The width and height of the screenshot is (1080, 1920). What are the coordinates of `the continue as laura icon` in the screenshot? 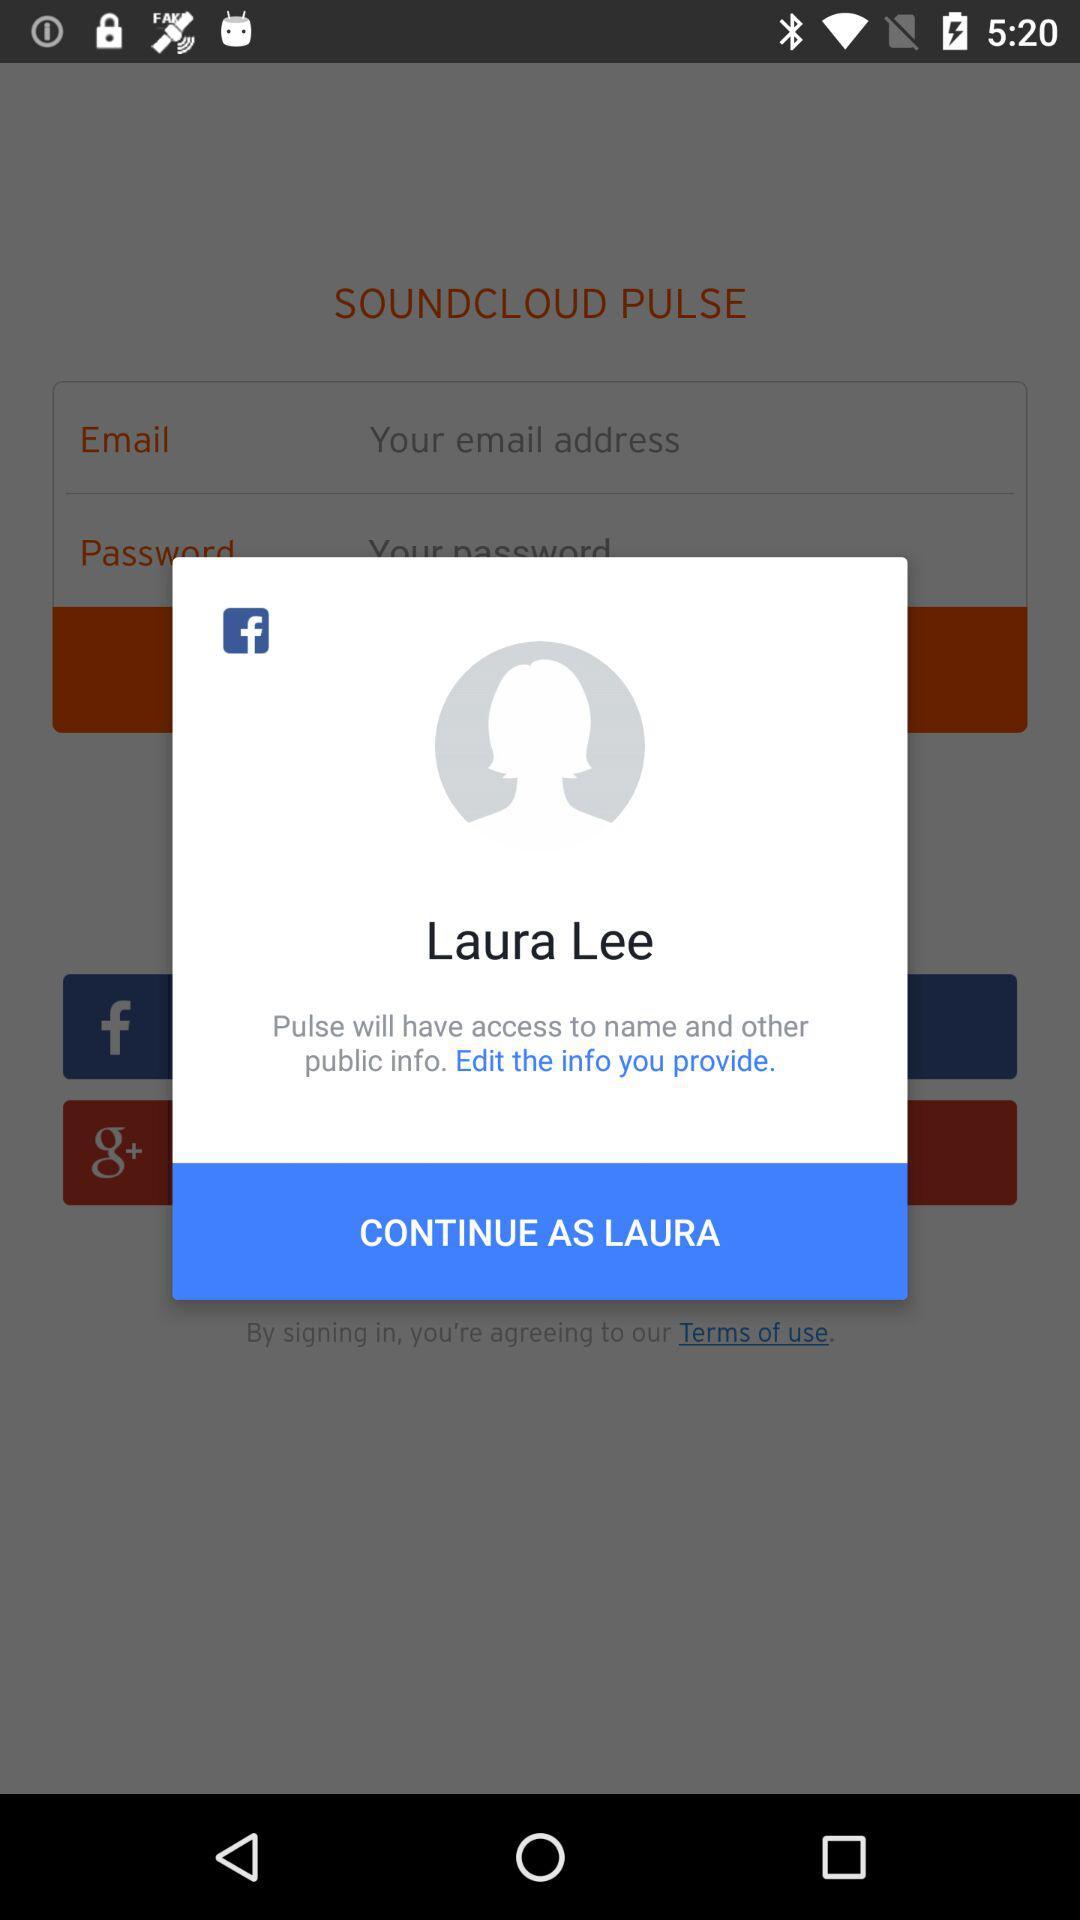 It's located at (540, 1230).